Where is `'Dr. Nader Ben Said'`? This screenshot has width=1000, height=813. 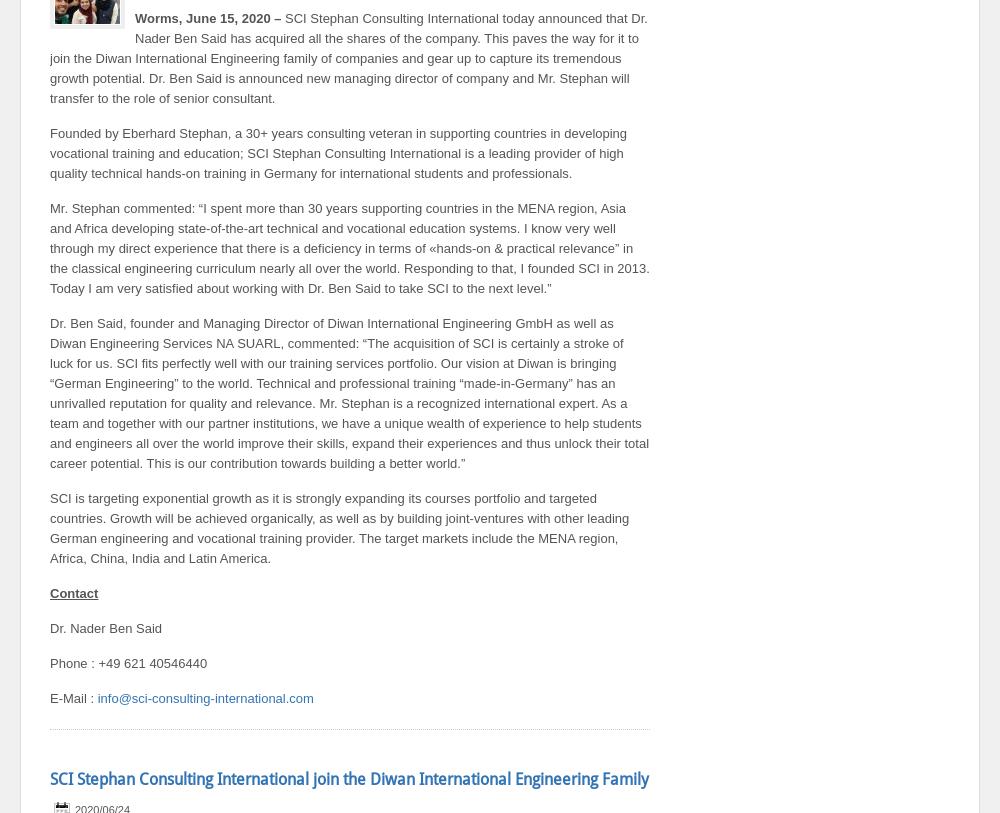 'Dr. Nader Ben Said' is located at coordinates (105, 628).